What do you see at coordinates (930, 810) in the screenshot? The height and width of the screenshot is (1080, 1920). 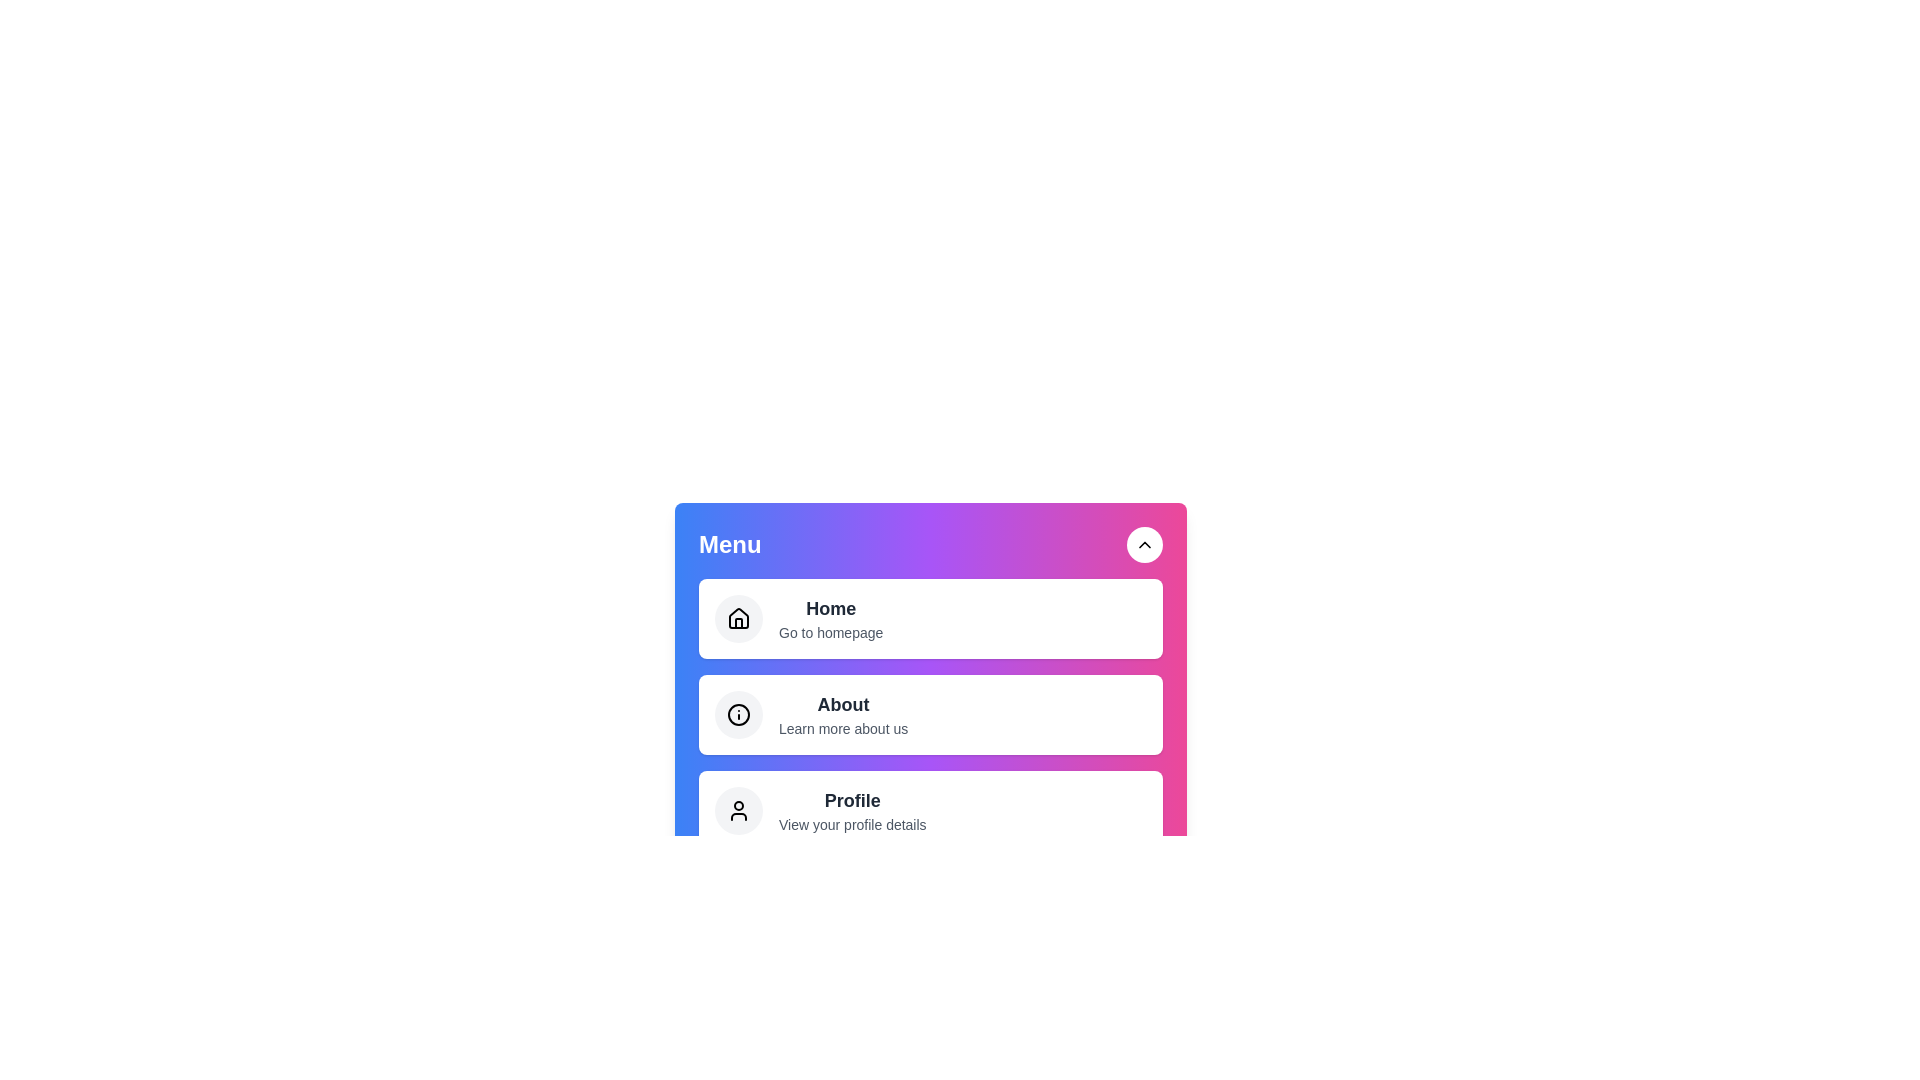 I see `the menu item Profile from the menu` at bounding box center [930, 810].